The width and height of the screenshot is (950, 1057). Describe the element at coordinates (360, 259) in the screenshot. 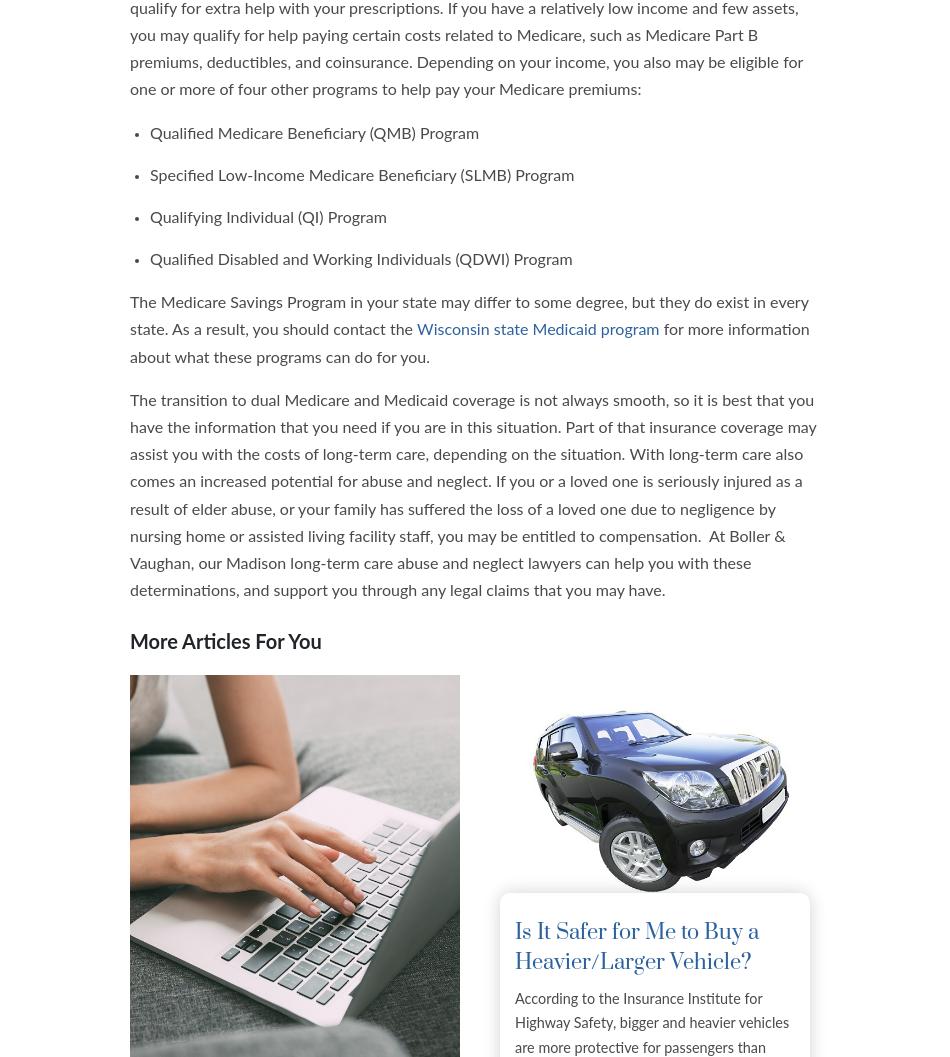

I see `'Qualified Disabled and Working Individuals (QDWI) Program'` at that location.